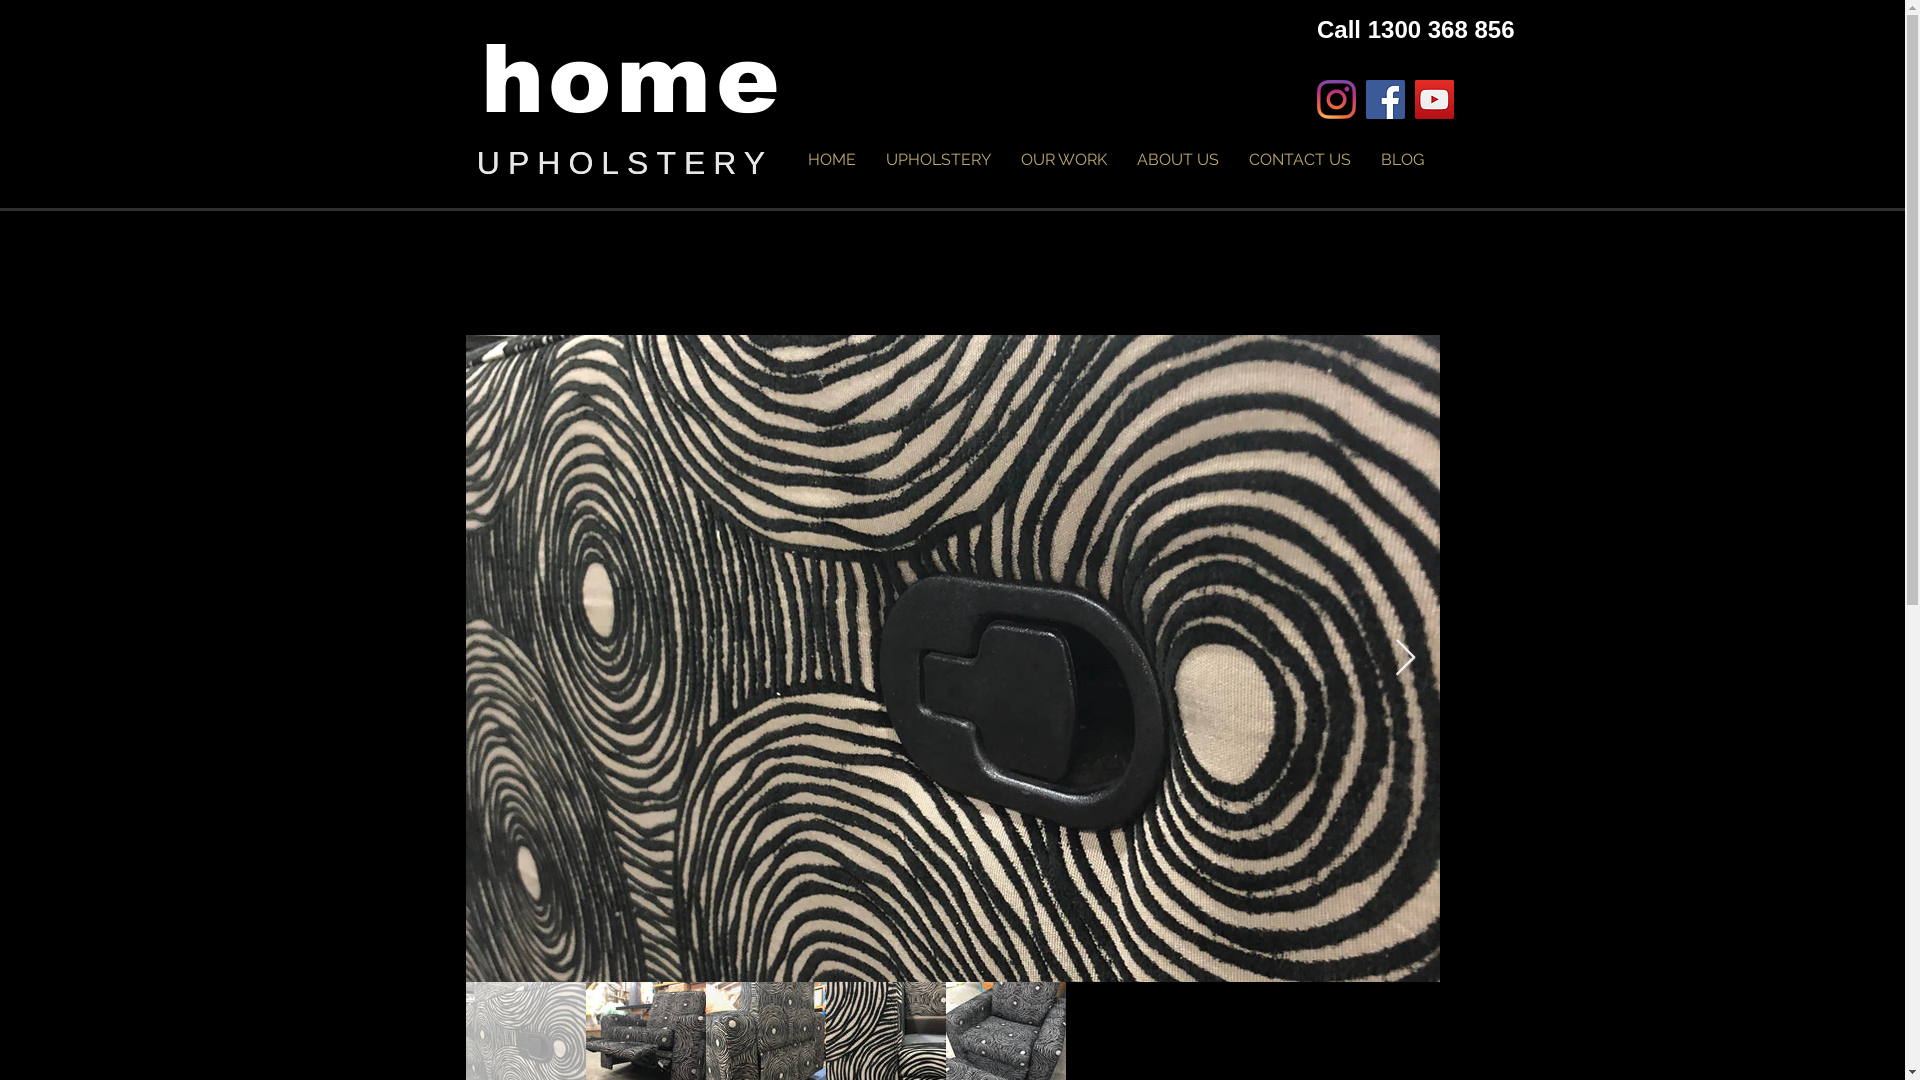 The image size is (1920, 1080). Describe the element at coordinates (1300, 158) in the screenshot. I see `'CONTACT US'` at that location.